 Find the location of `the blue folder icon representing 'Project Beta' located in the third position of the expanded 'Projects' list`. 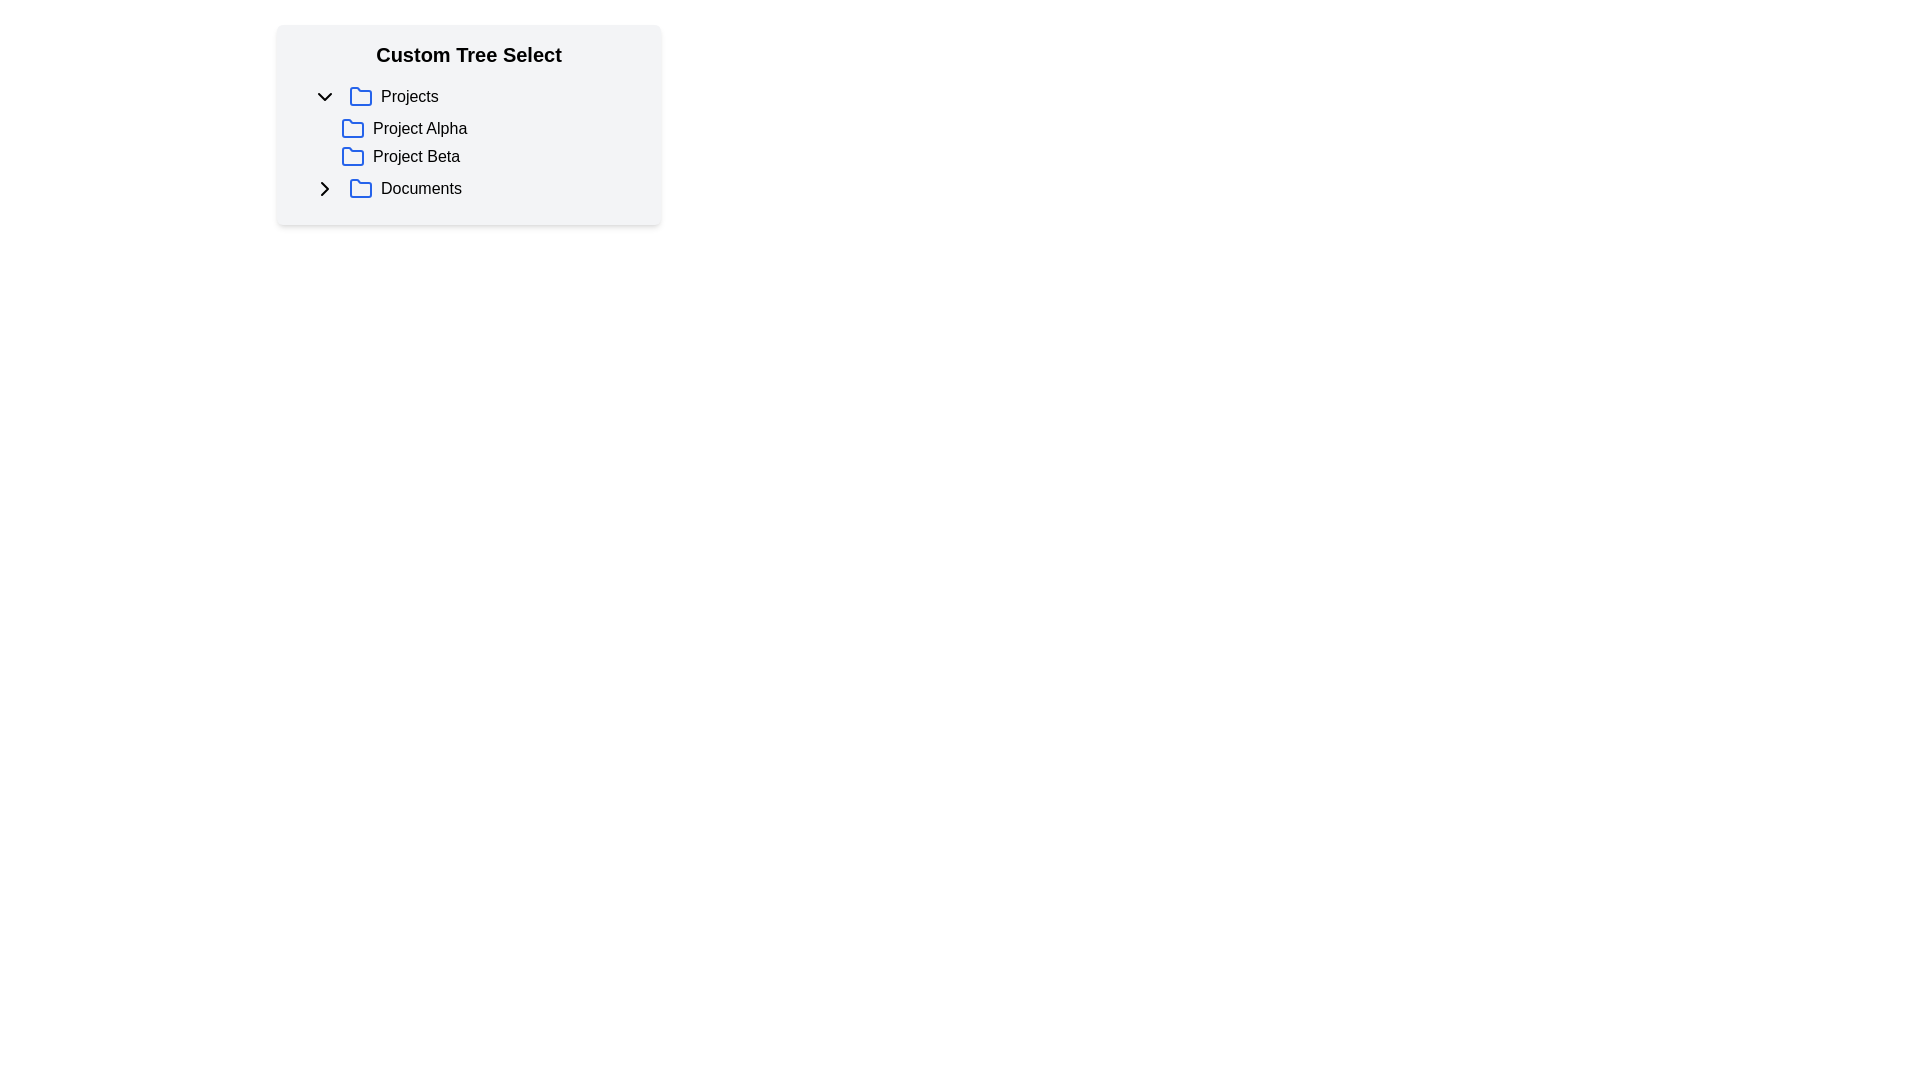

the blue folder icon representing 'Project Beta' located in the third position of the expanded 'Projects' list is located at coordinates (353, 154).